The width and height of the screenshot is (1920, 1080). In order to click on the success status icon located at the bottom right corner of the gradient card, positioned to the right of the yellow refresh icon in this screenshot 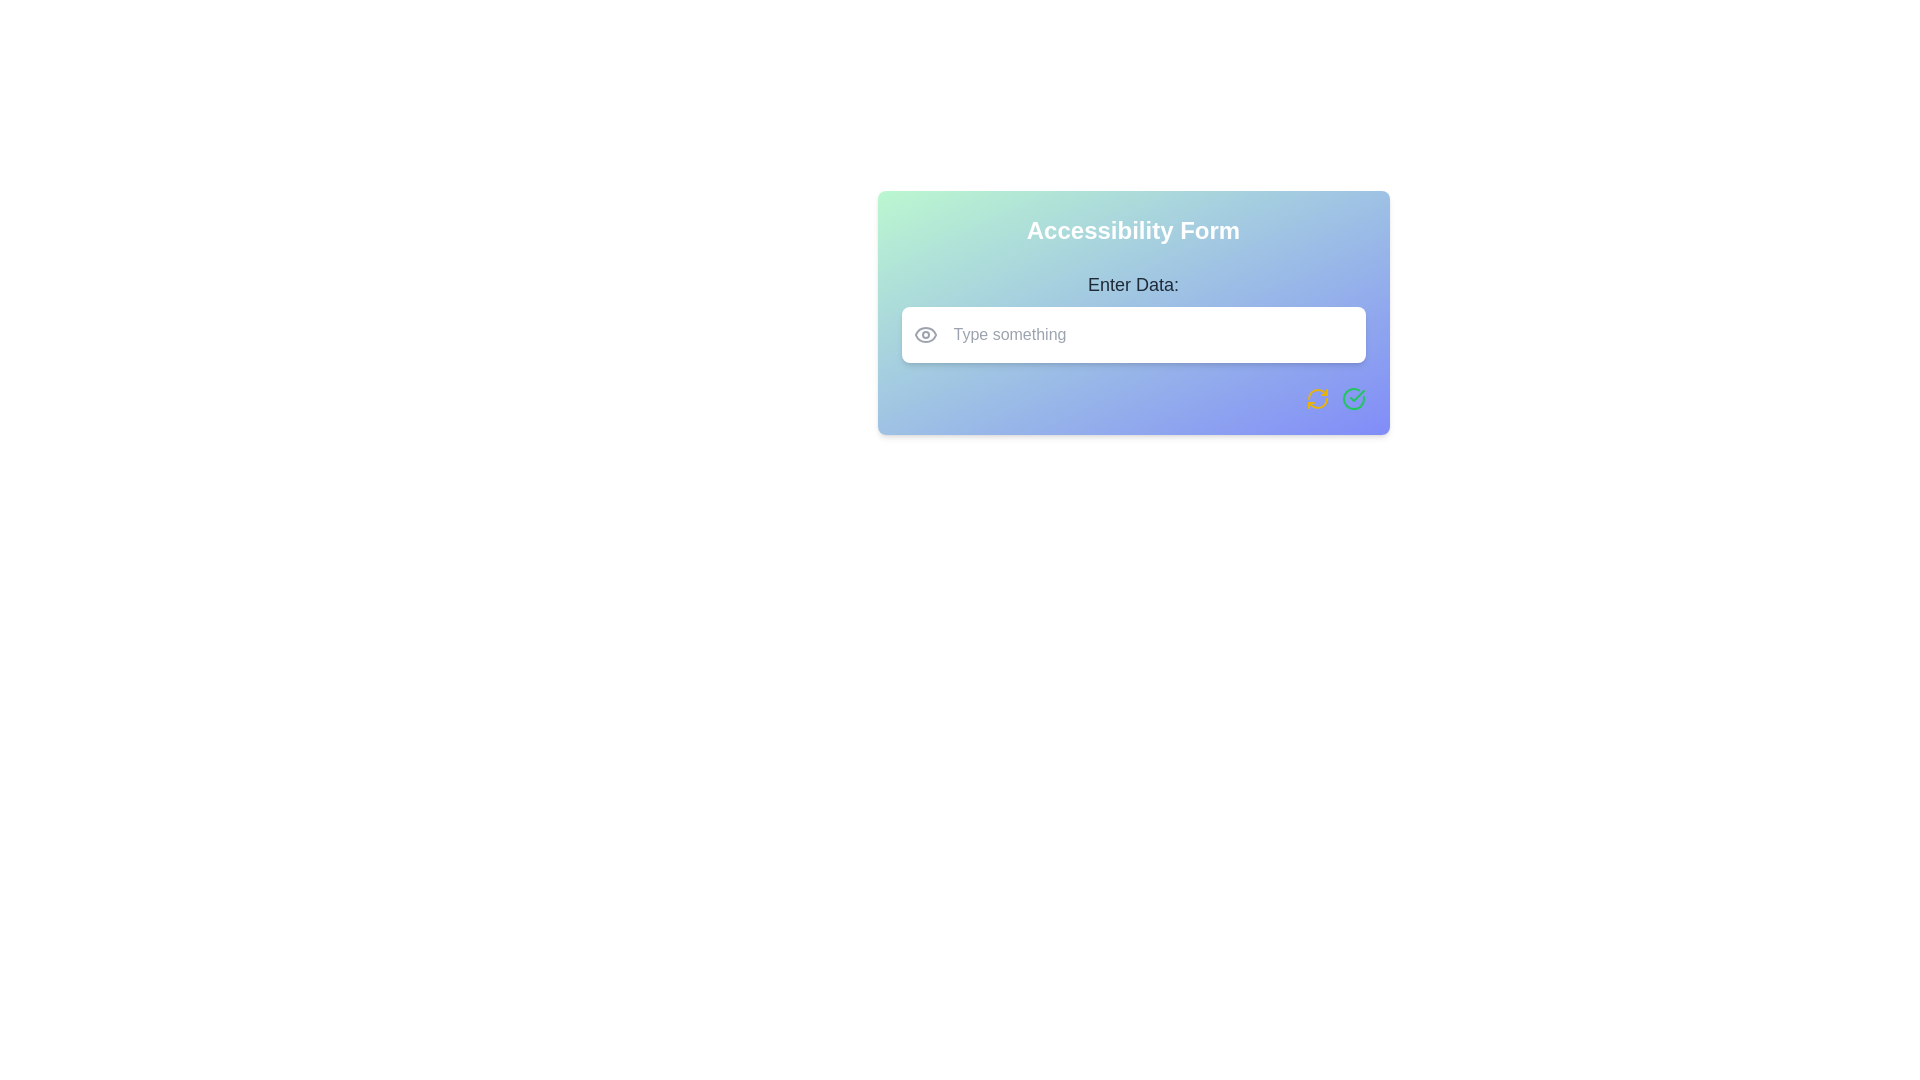, I will do `click(1353, 398)`.